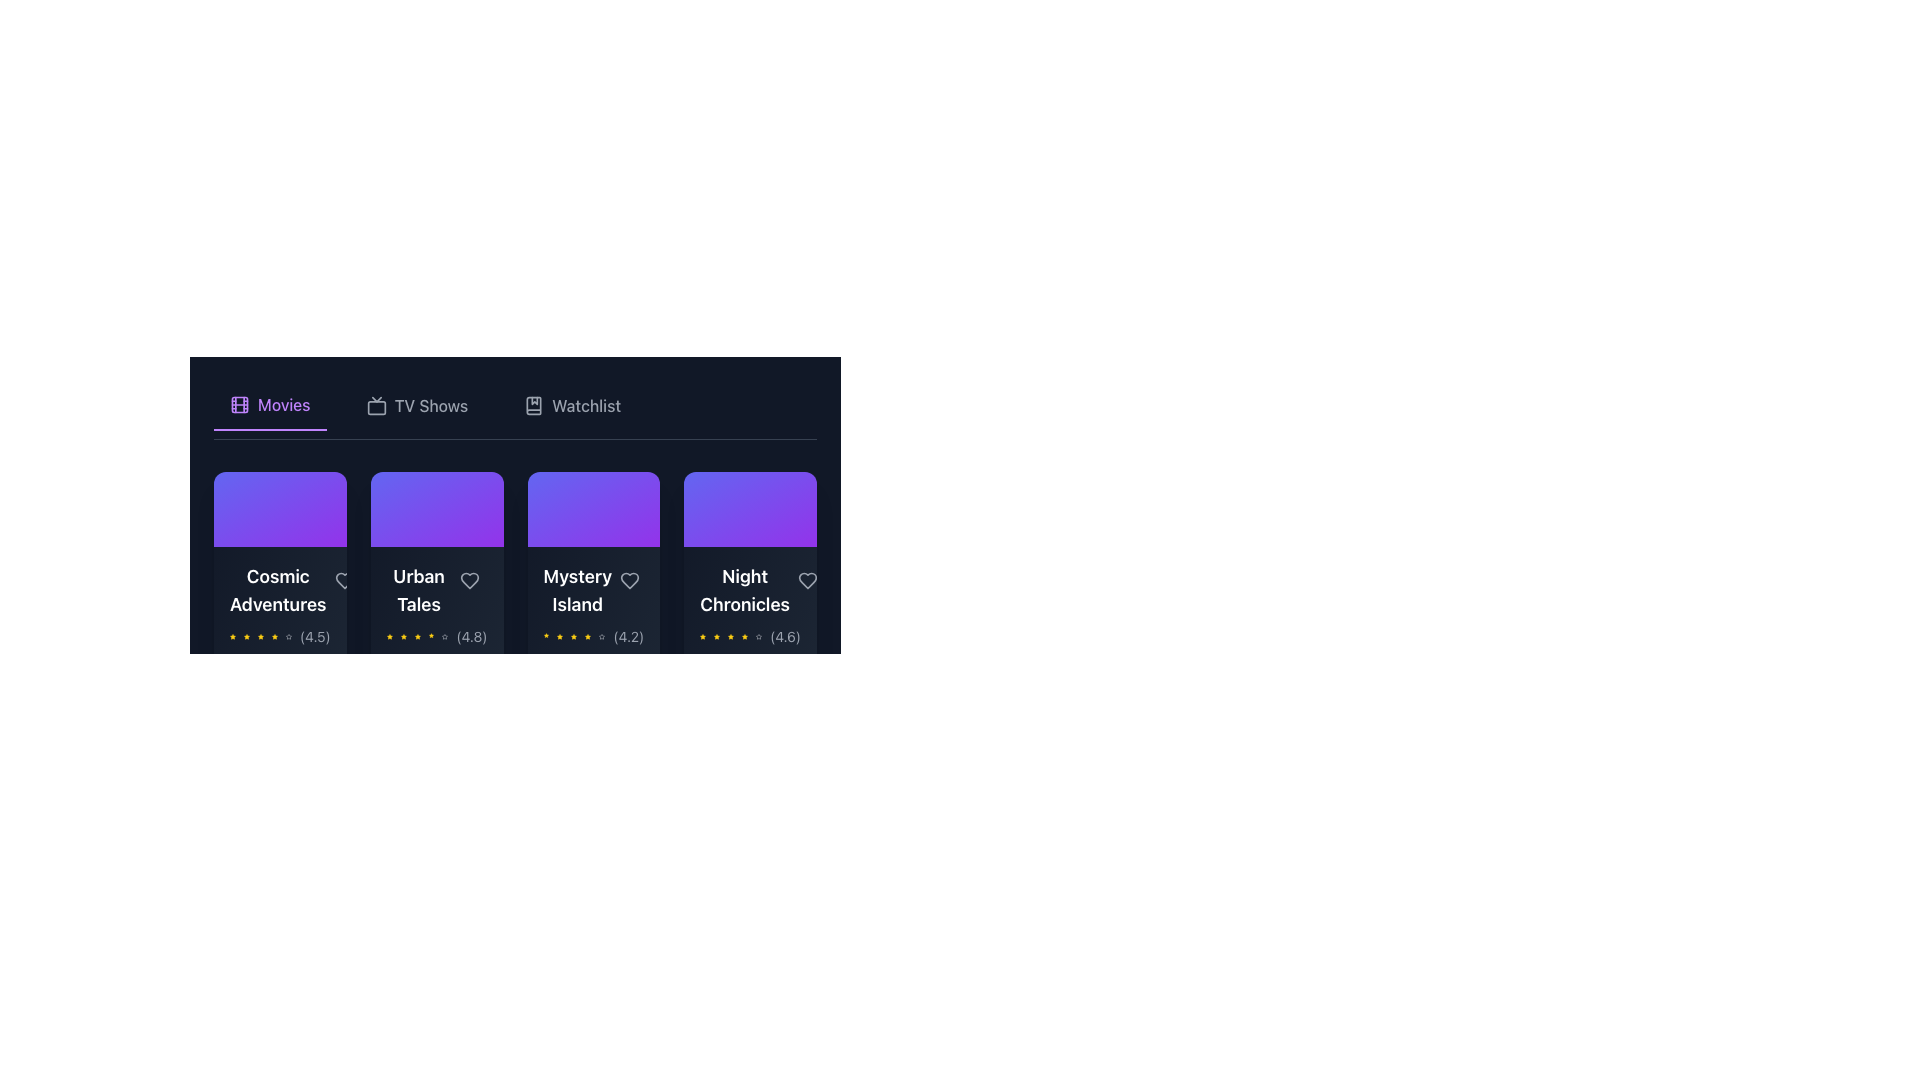 This screenshot has width=1920, height=1080. Describe the element at coordinates (784, 636) in the screenshot. I see `numerical rating value displayed in the text label located at the bottom-right area of the card labeled 'Night Chronicles', which is positioned next to the yellow stars` at that location.